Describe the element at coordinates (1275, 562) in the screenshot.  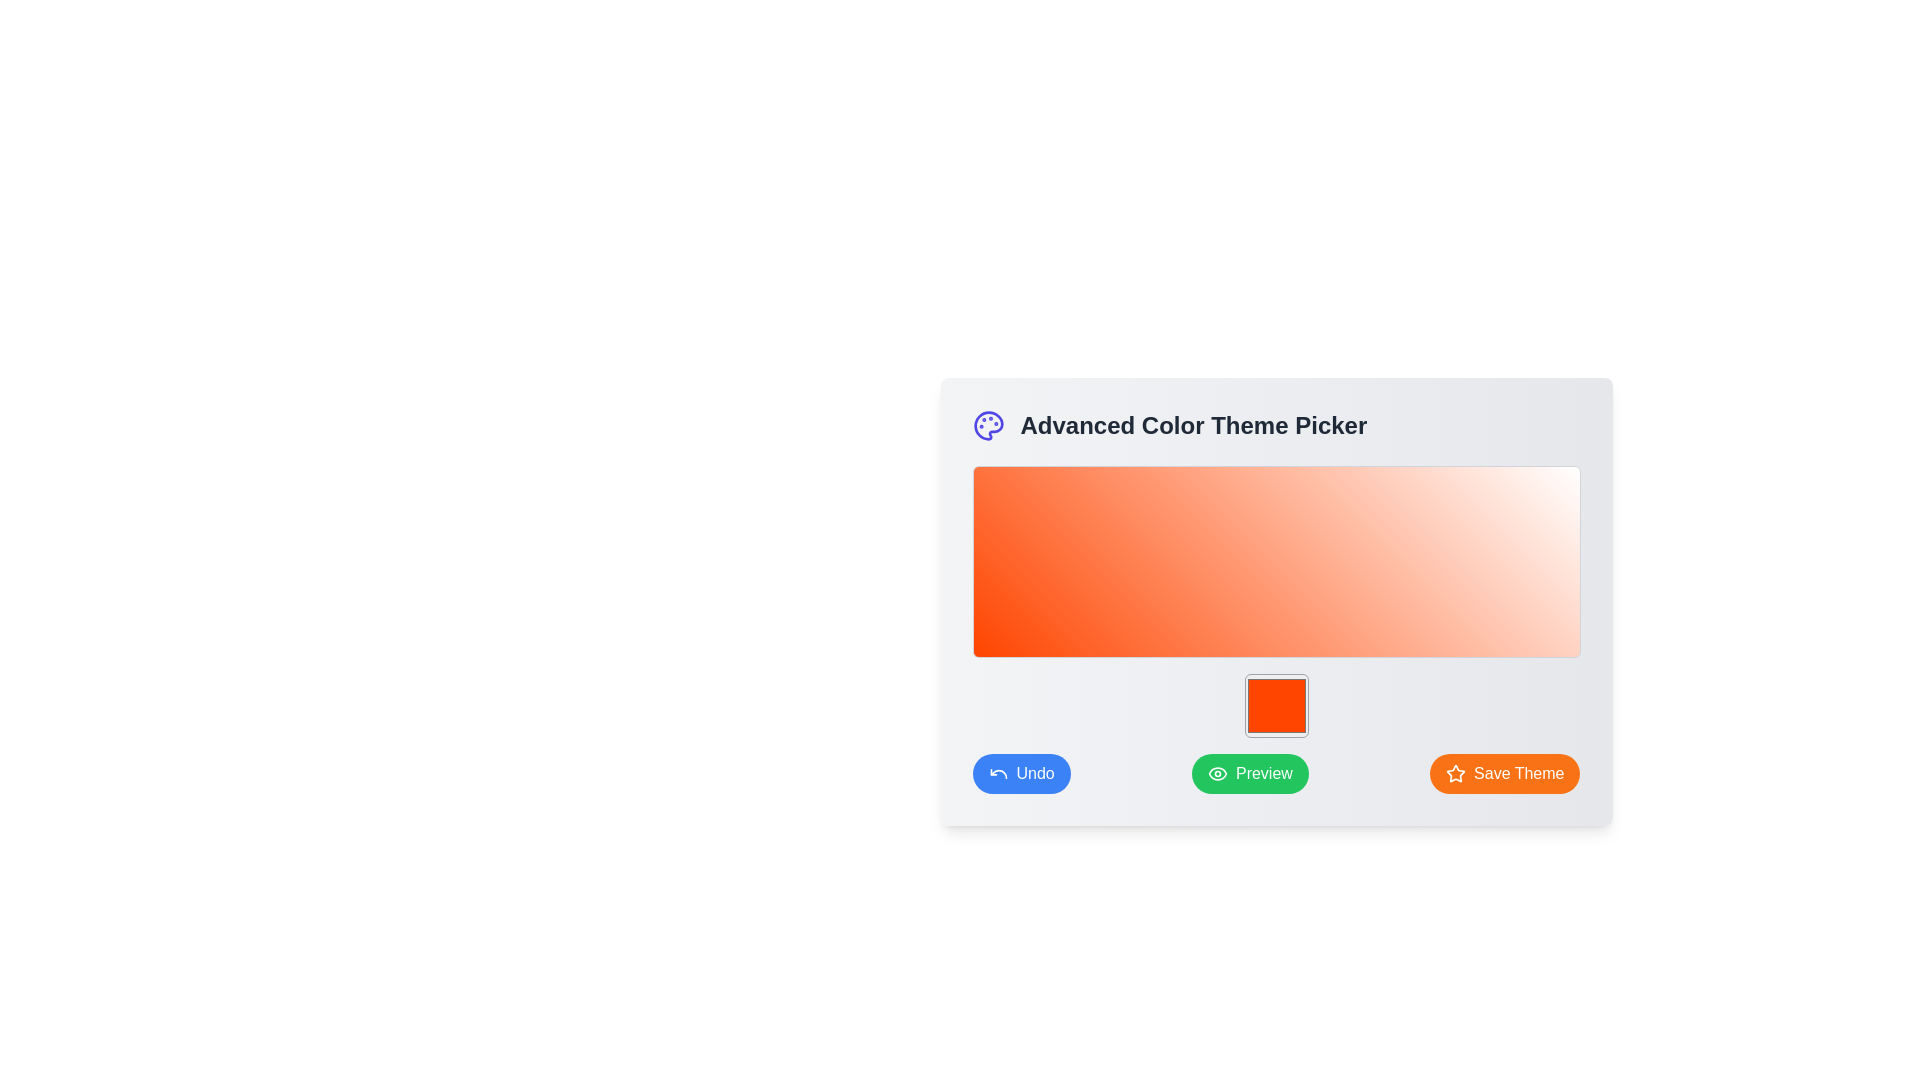
I see `the Gradient Display Area, which is a rectangle filled with a gradient transitioning from deep red to white, located centrally within the 'Advanced Color Theme Picker' panel, above the 'Undo', 'Preview', and 'Save Theme' buttons` at that location.